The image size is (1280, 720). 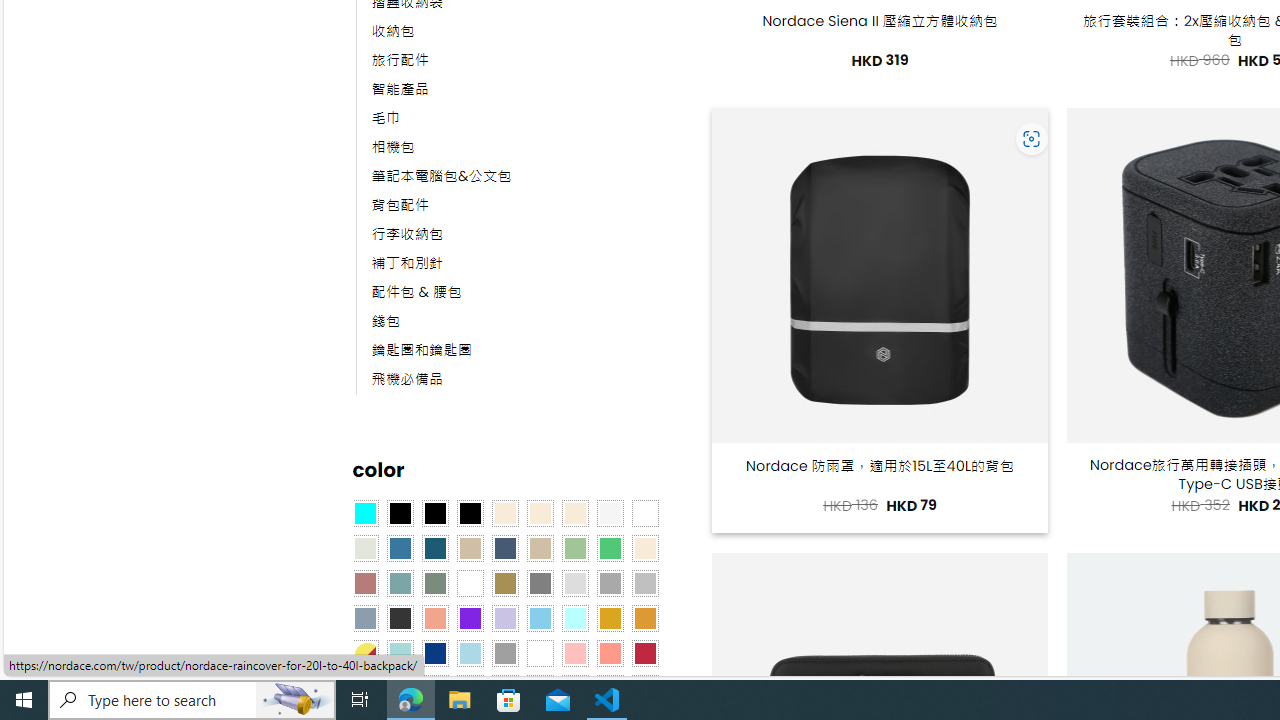 I want to click on 'Cream', so click(x=573, y=513).